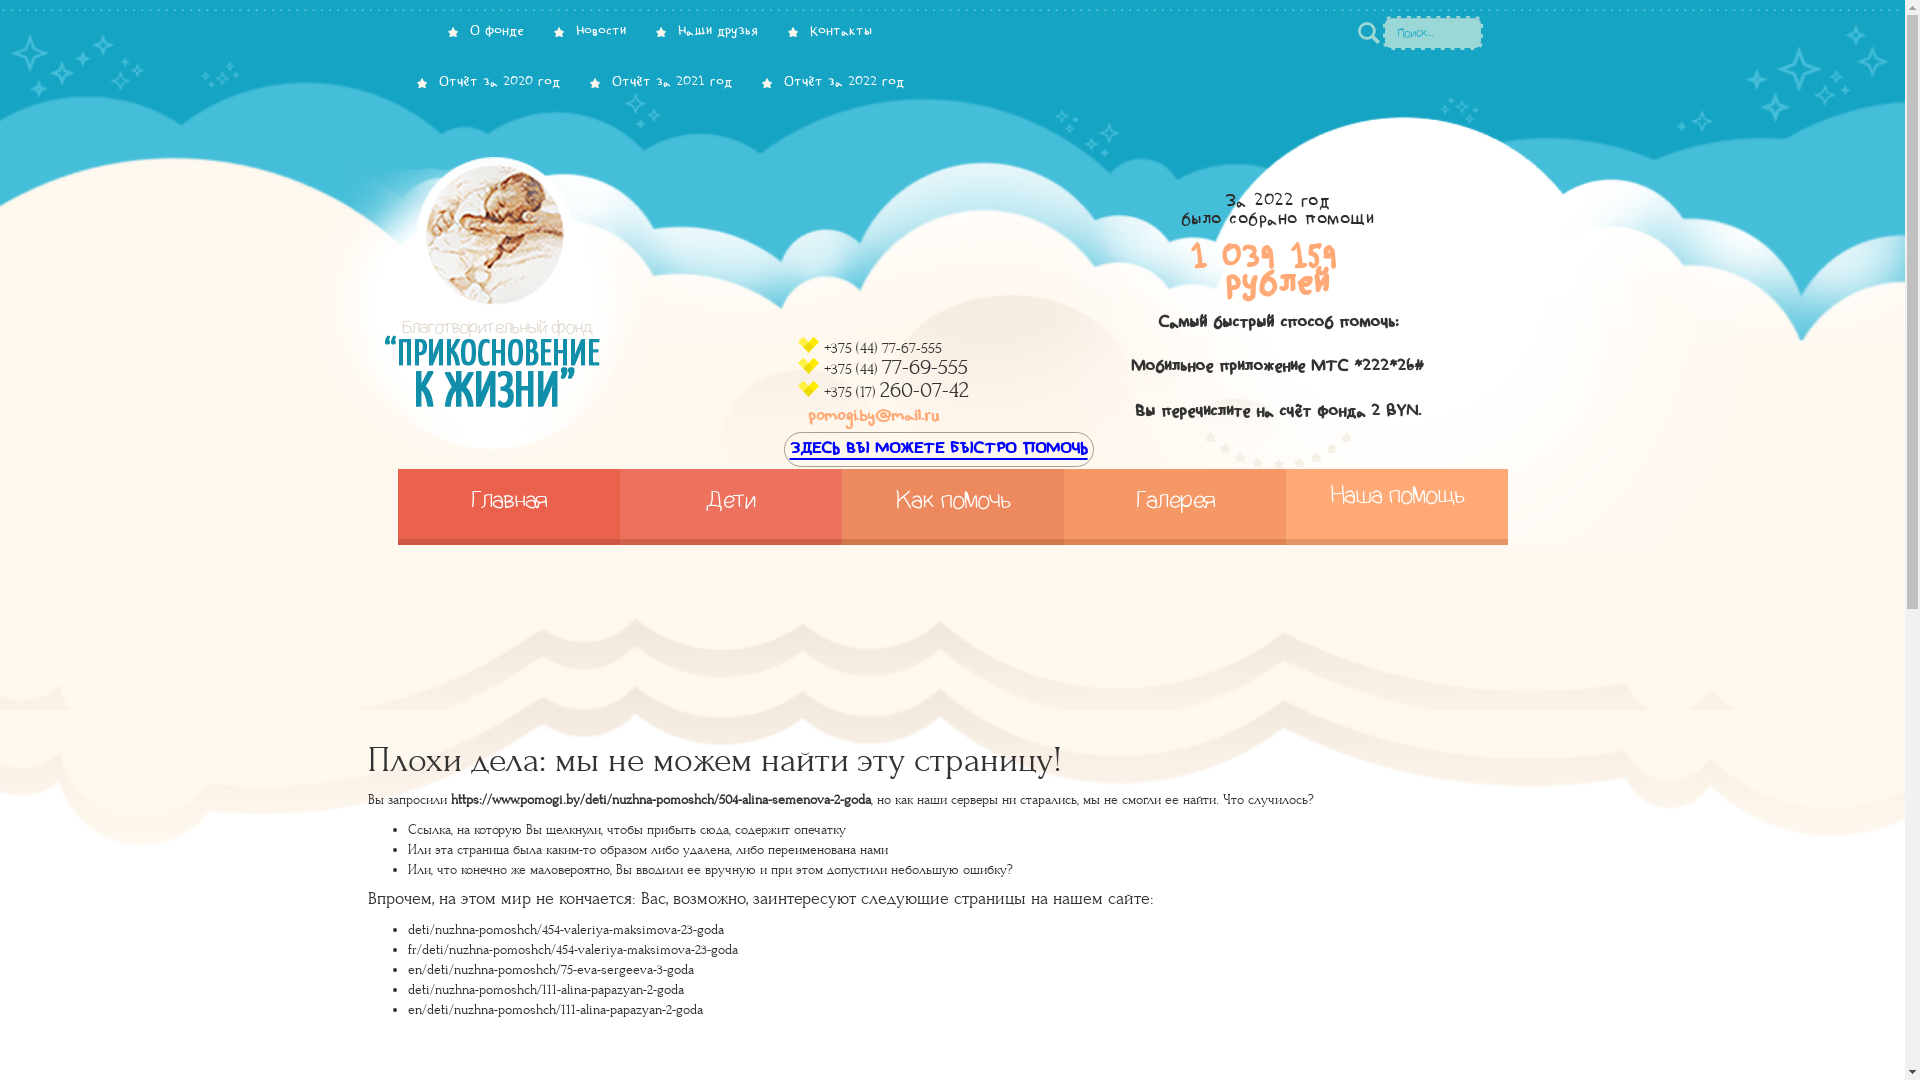 This screenshot has width=1920, height=1080. Describe the element at coordinates (571, 948) in the screenshot. I see `'fr/deti/nuzhna-pomoshch/454-valeriya-maksimova-23-goda'` at that location.